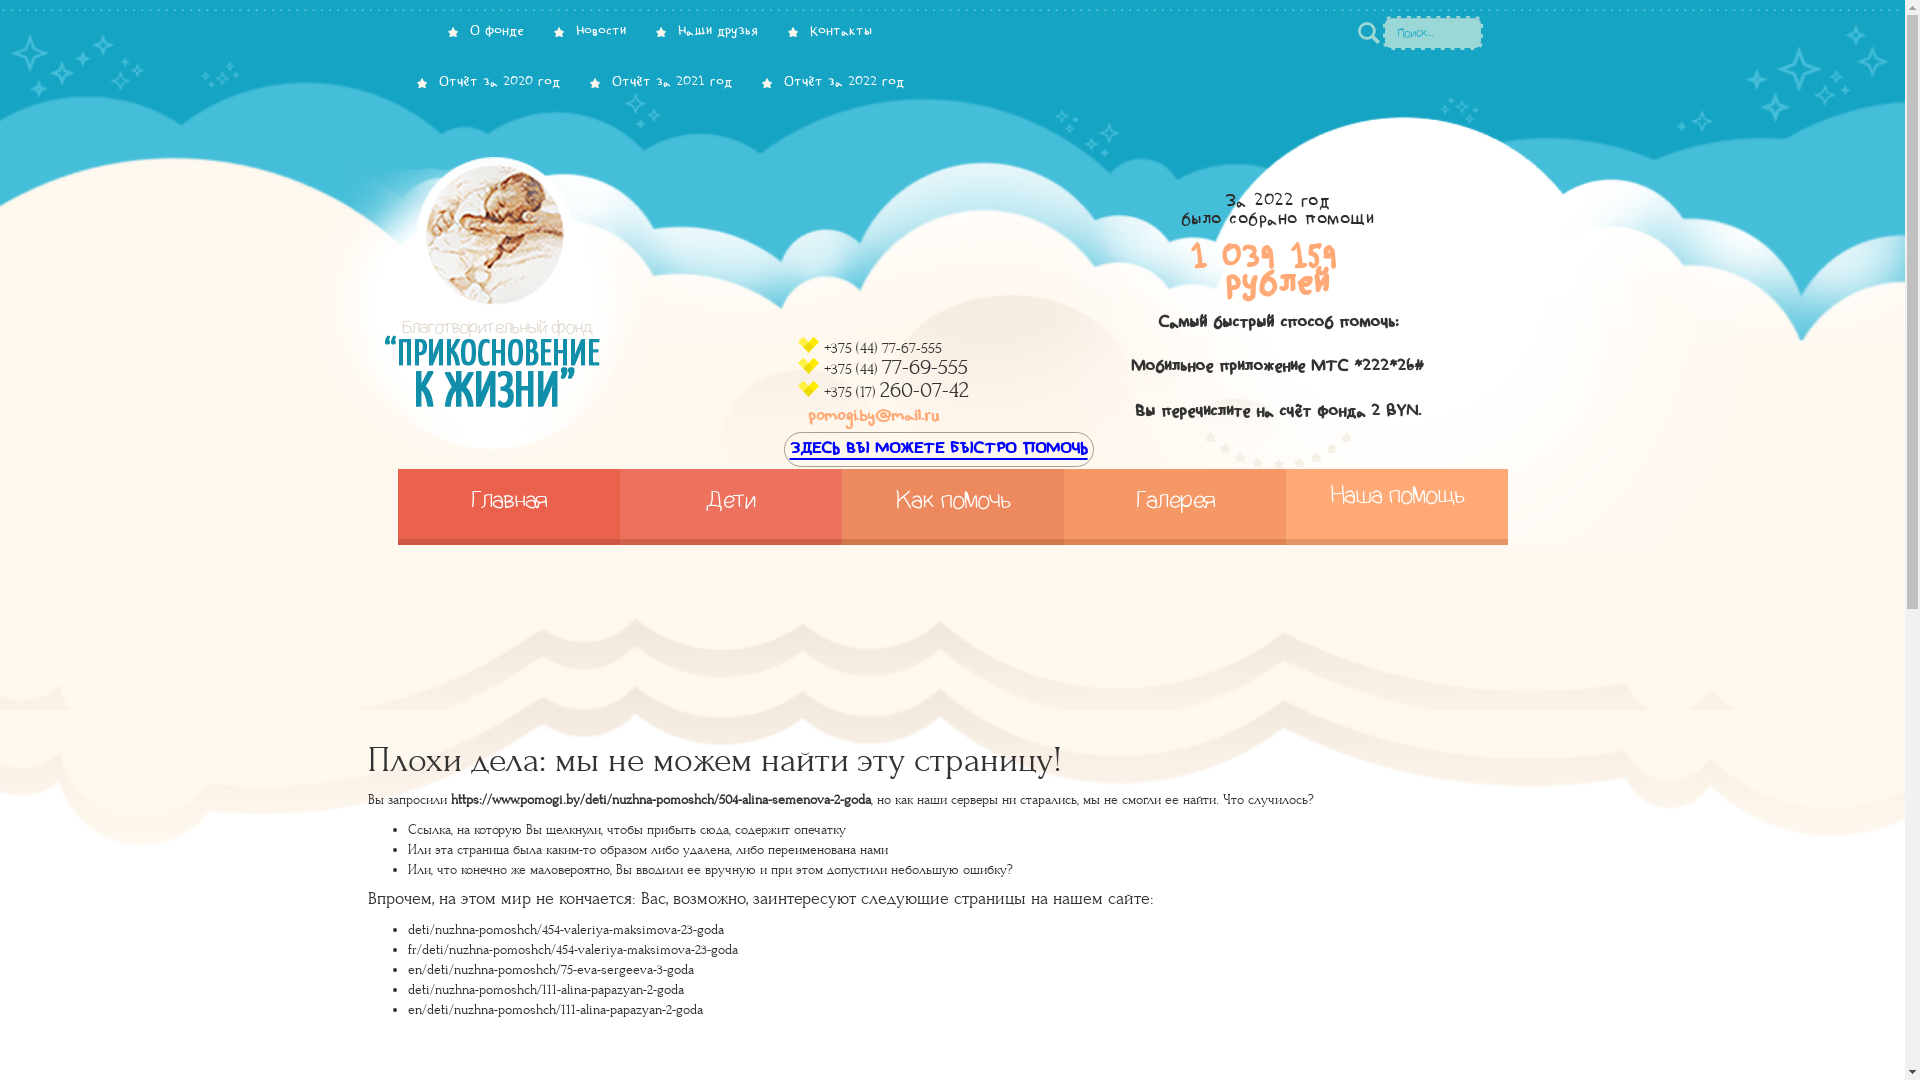 This screenshot has width=1920, height=1080. Describe the element at coordinates (571, 948) in the screenshot. I see `'fr/deti/nuzhna-pomoshch/454-valeriya-maksimova-23-goda'` at that location.